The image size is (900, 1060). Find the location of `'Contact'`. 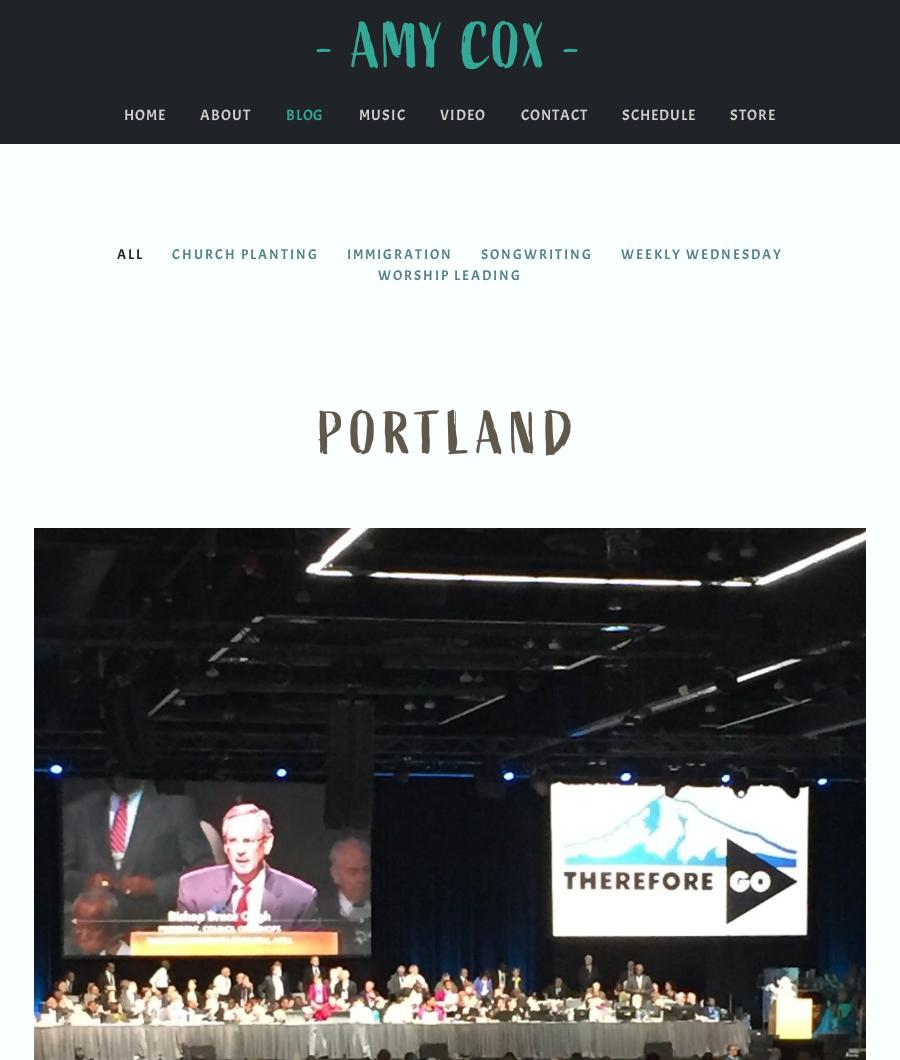

'Contact' is located at coordinates (552, 115).